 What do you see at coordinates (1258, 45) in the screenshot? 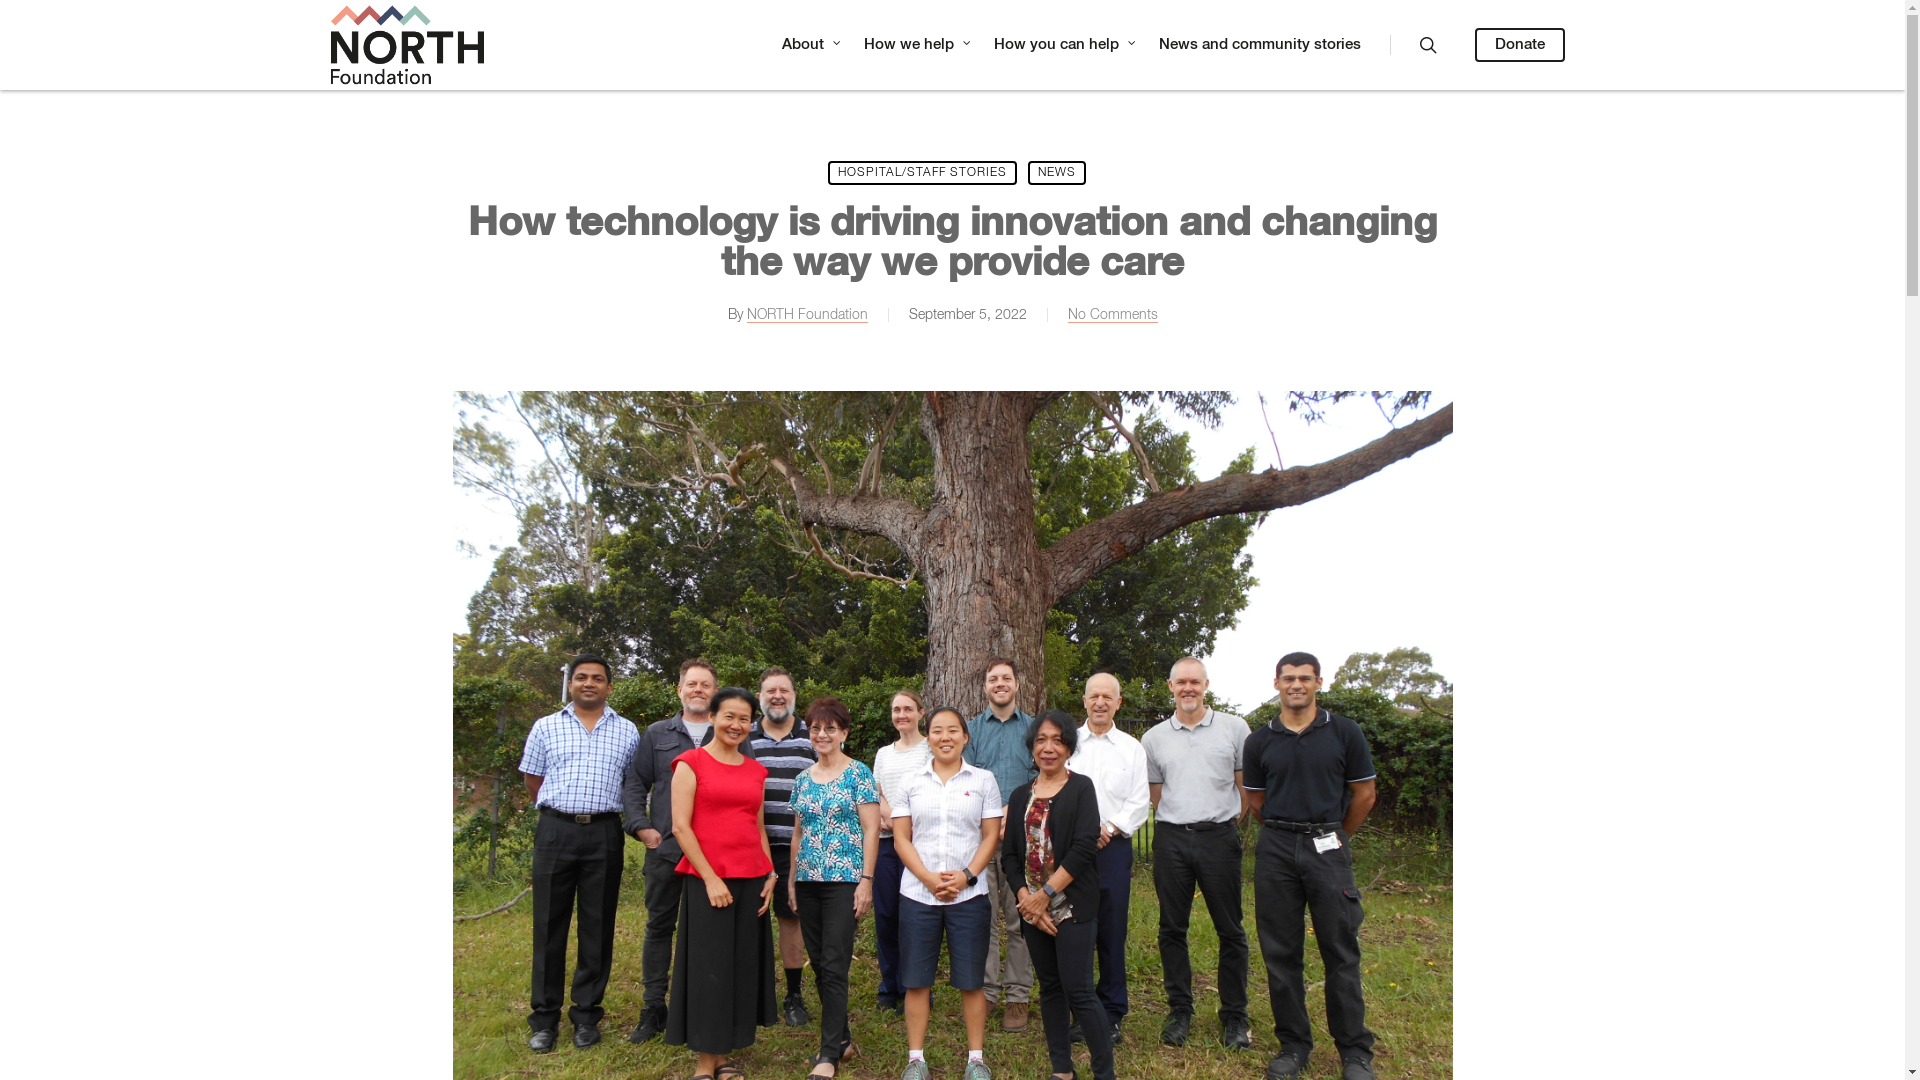
I see `'News and community stories'` at bounding box center [1258, 45].